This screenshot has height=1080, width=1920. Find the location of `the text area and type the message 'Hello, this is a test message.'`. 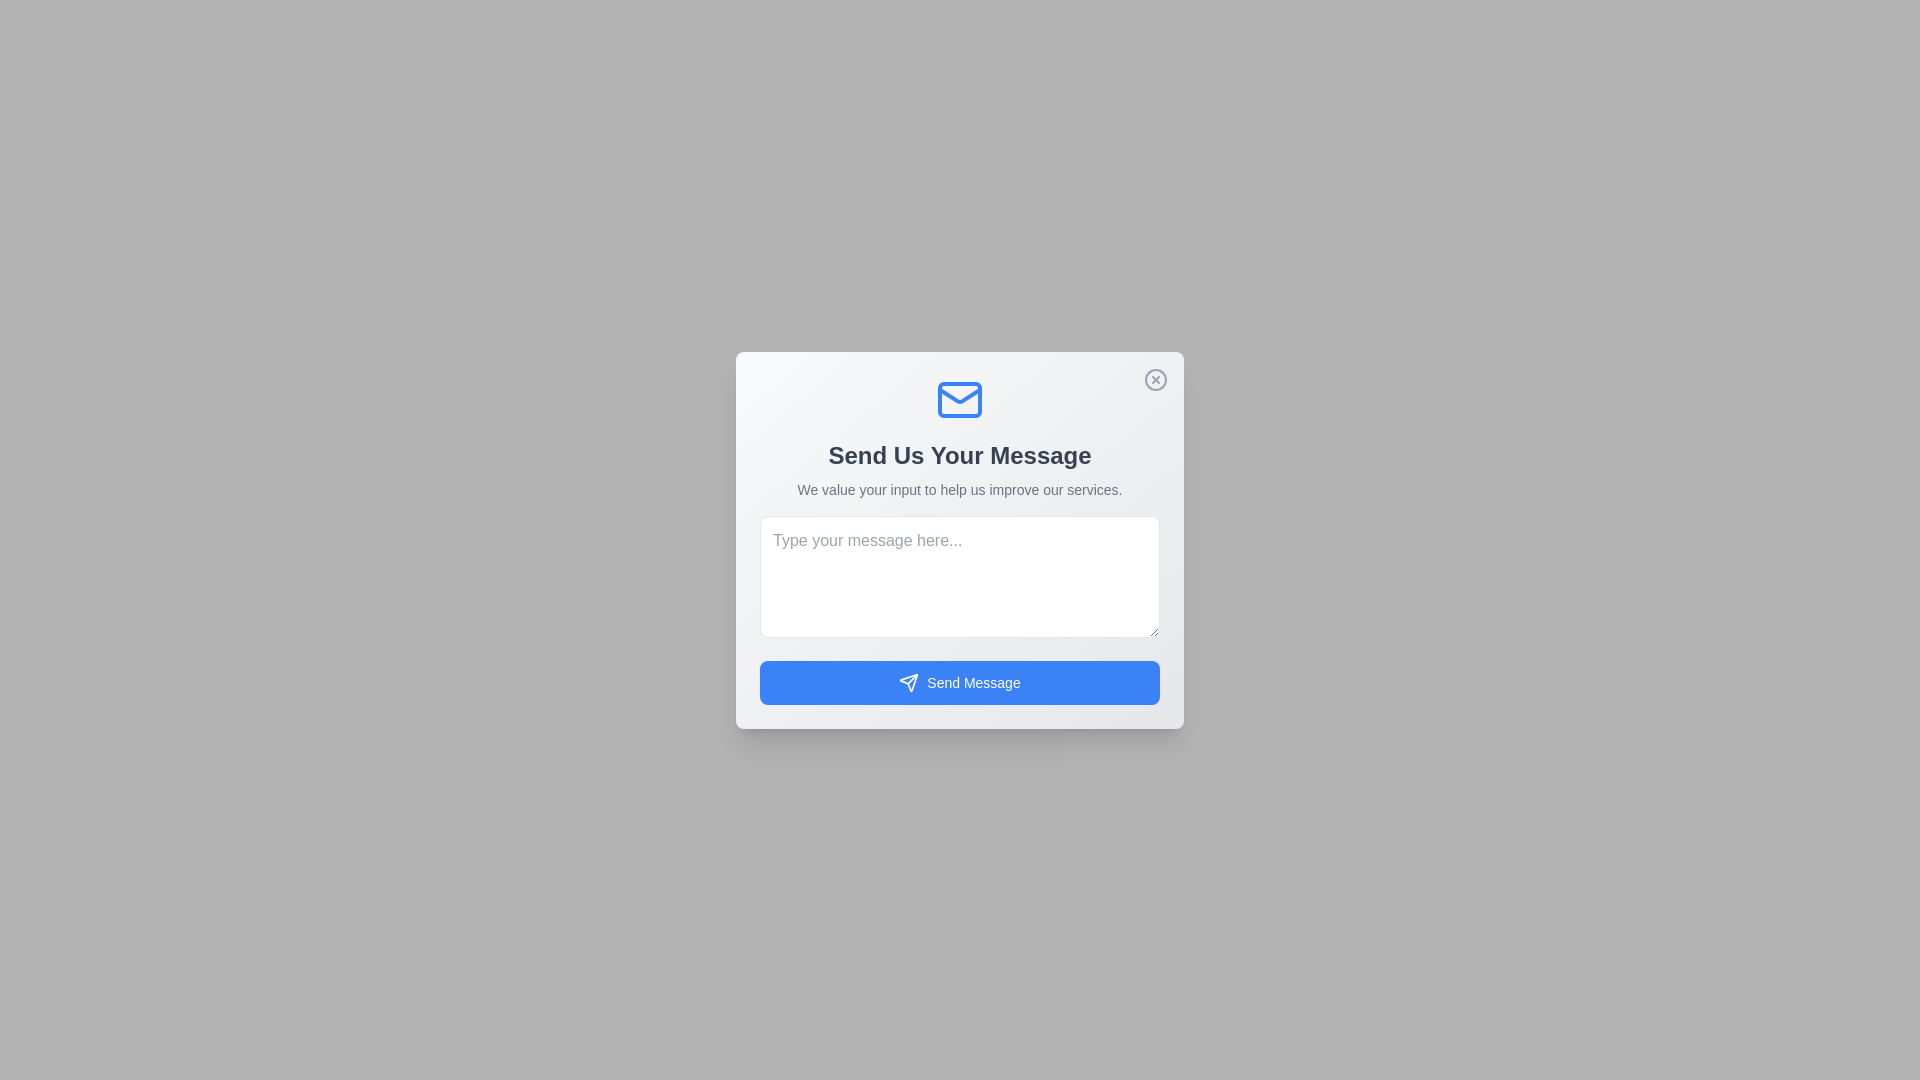

the text area and type the message 'Hello, this is a test message.' is located at coordinates (960, 576).